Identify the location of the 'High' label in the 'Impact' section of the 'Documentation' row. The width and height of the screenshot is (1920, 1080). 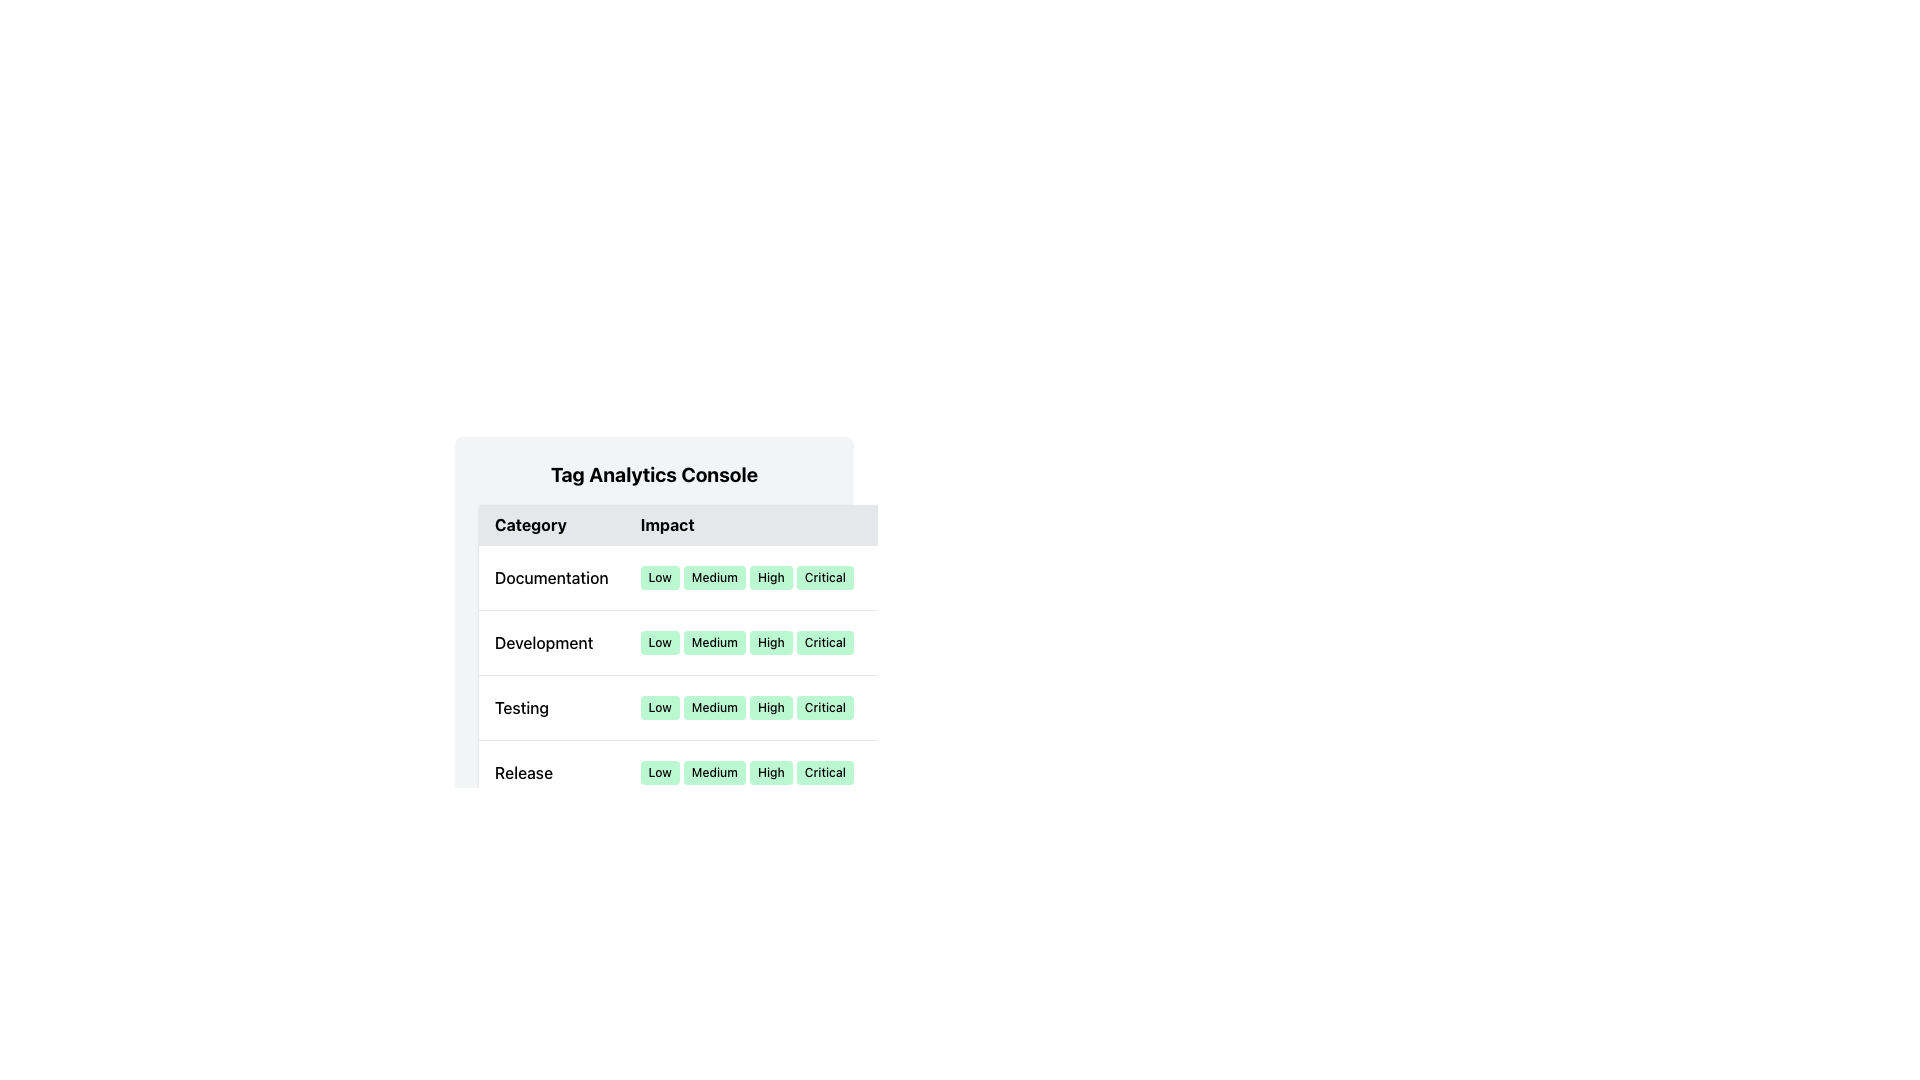
(746, 578).